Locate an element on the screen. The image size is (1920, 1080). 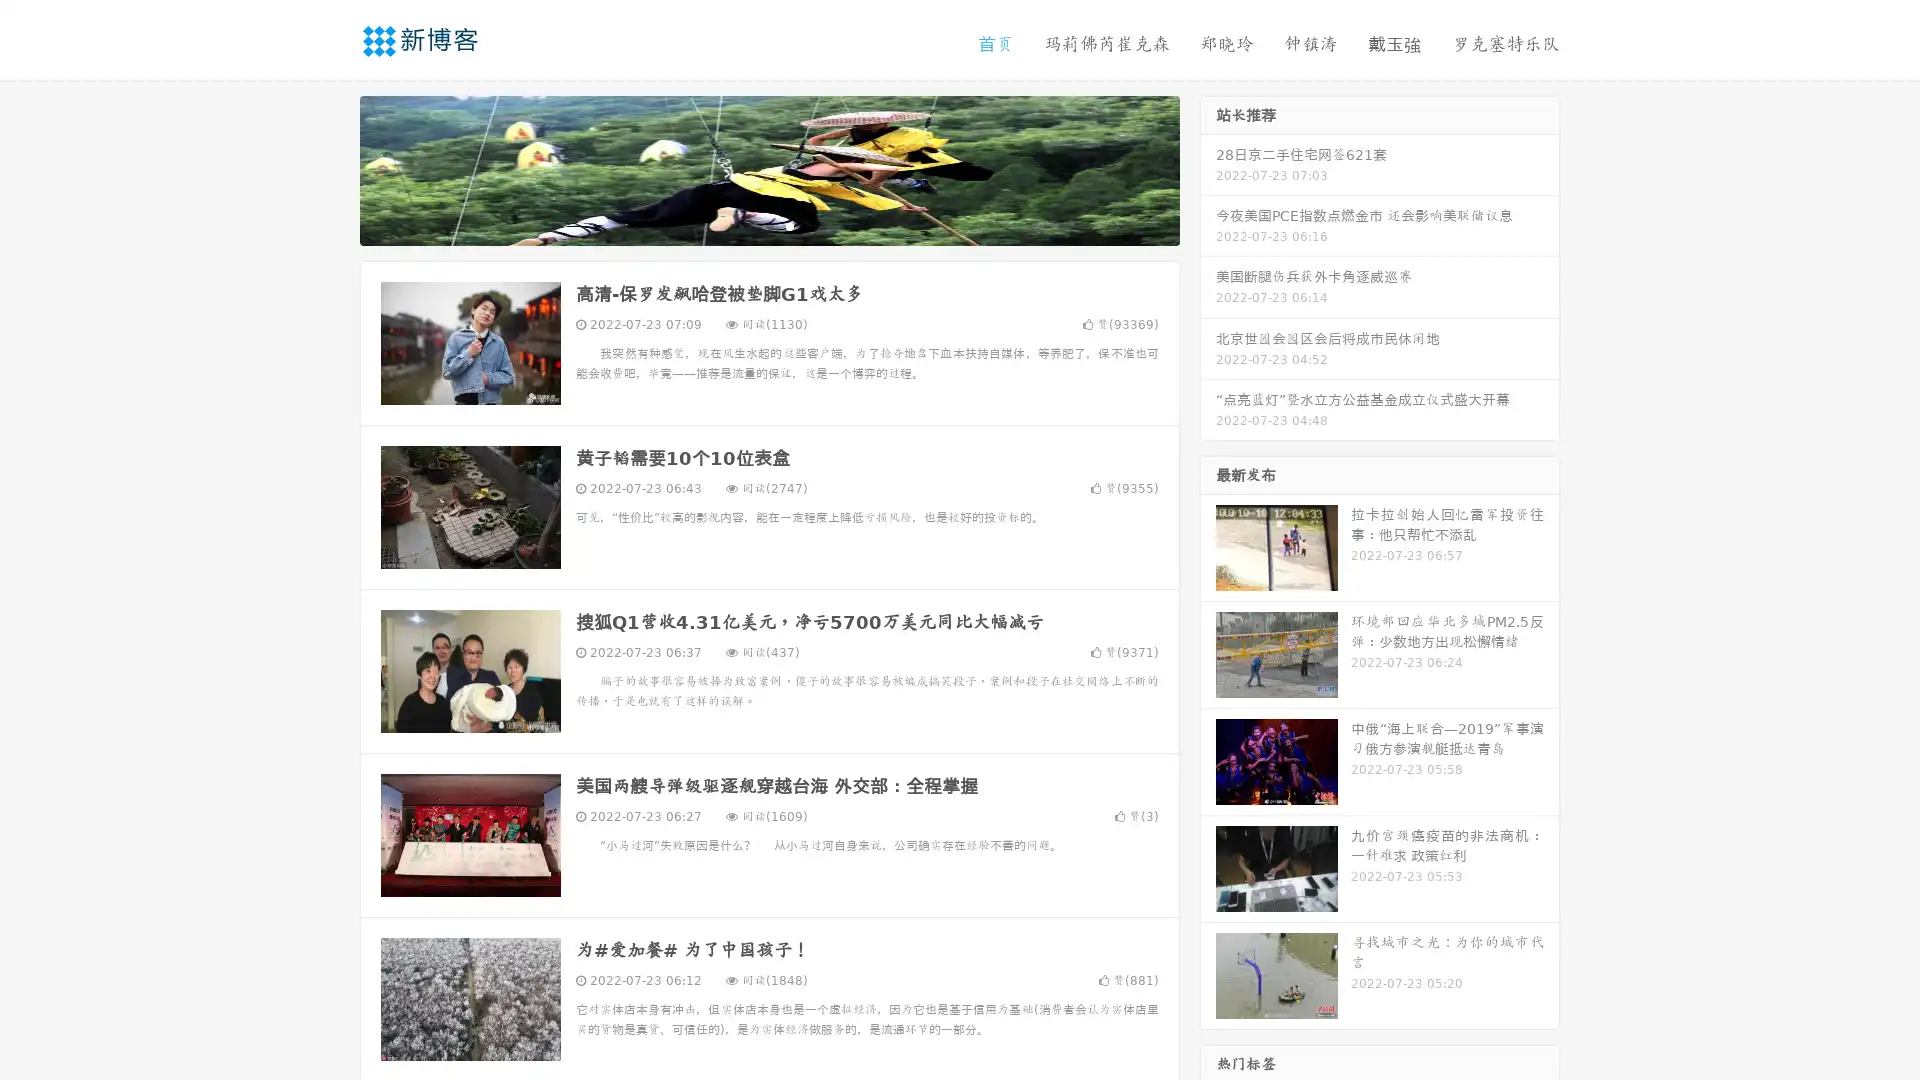
Previous slide is located at coordinates (330, 168).